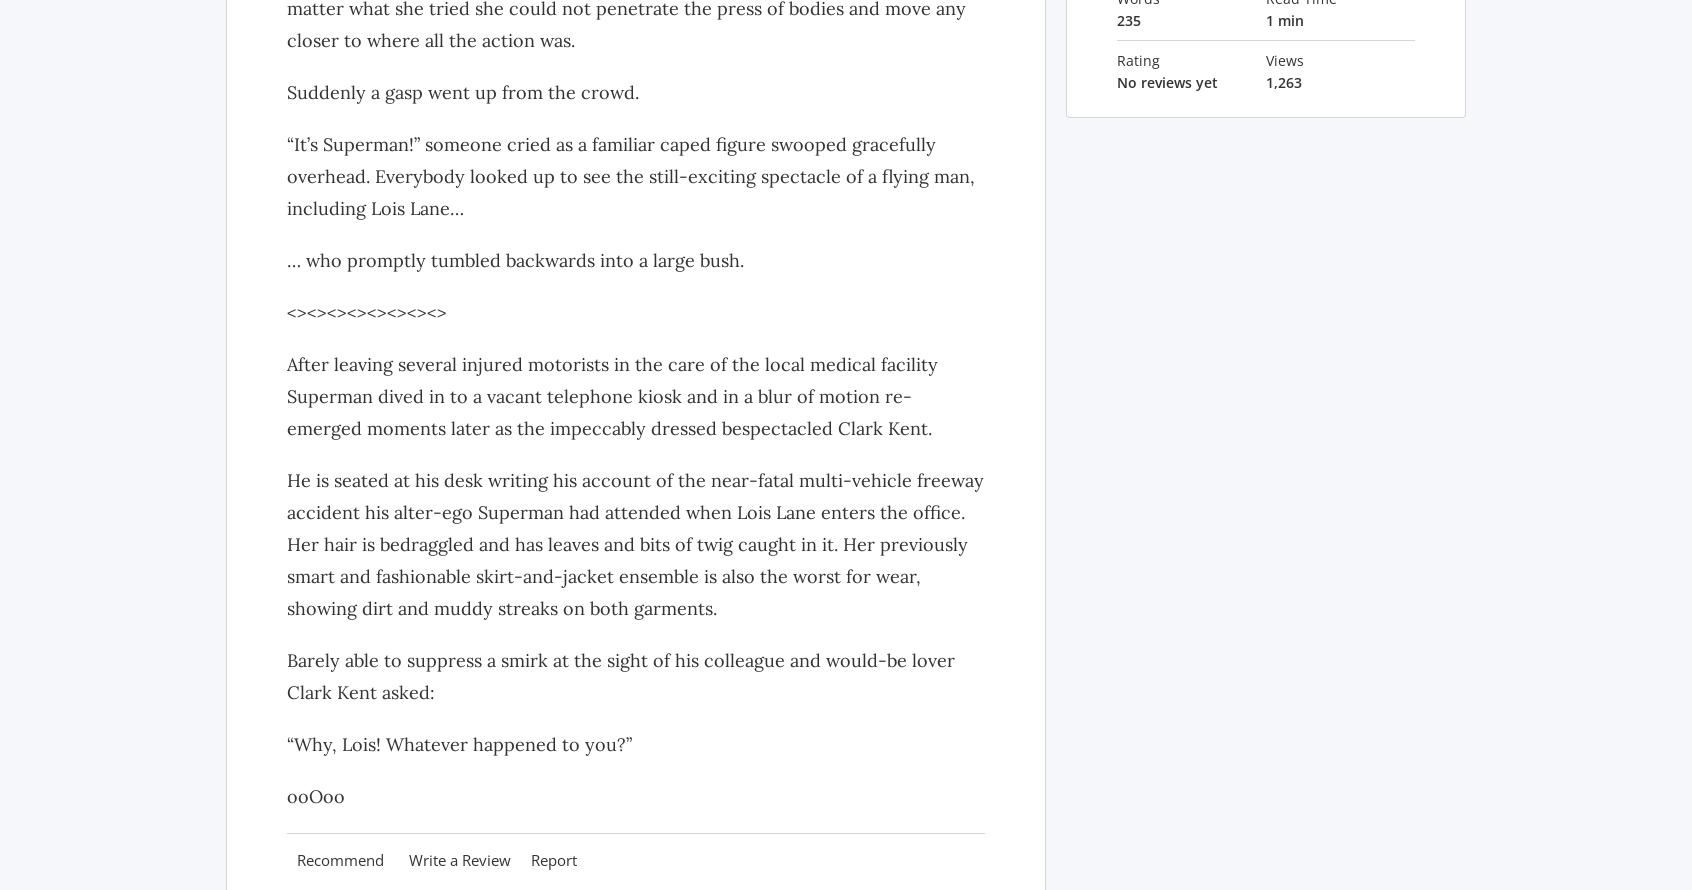  What do you see at coordinates (461, 90) in the screenshot?
I see `'Suddenly a gasp went up from the crowd.'` at bounding box center [461, 90].